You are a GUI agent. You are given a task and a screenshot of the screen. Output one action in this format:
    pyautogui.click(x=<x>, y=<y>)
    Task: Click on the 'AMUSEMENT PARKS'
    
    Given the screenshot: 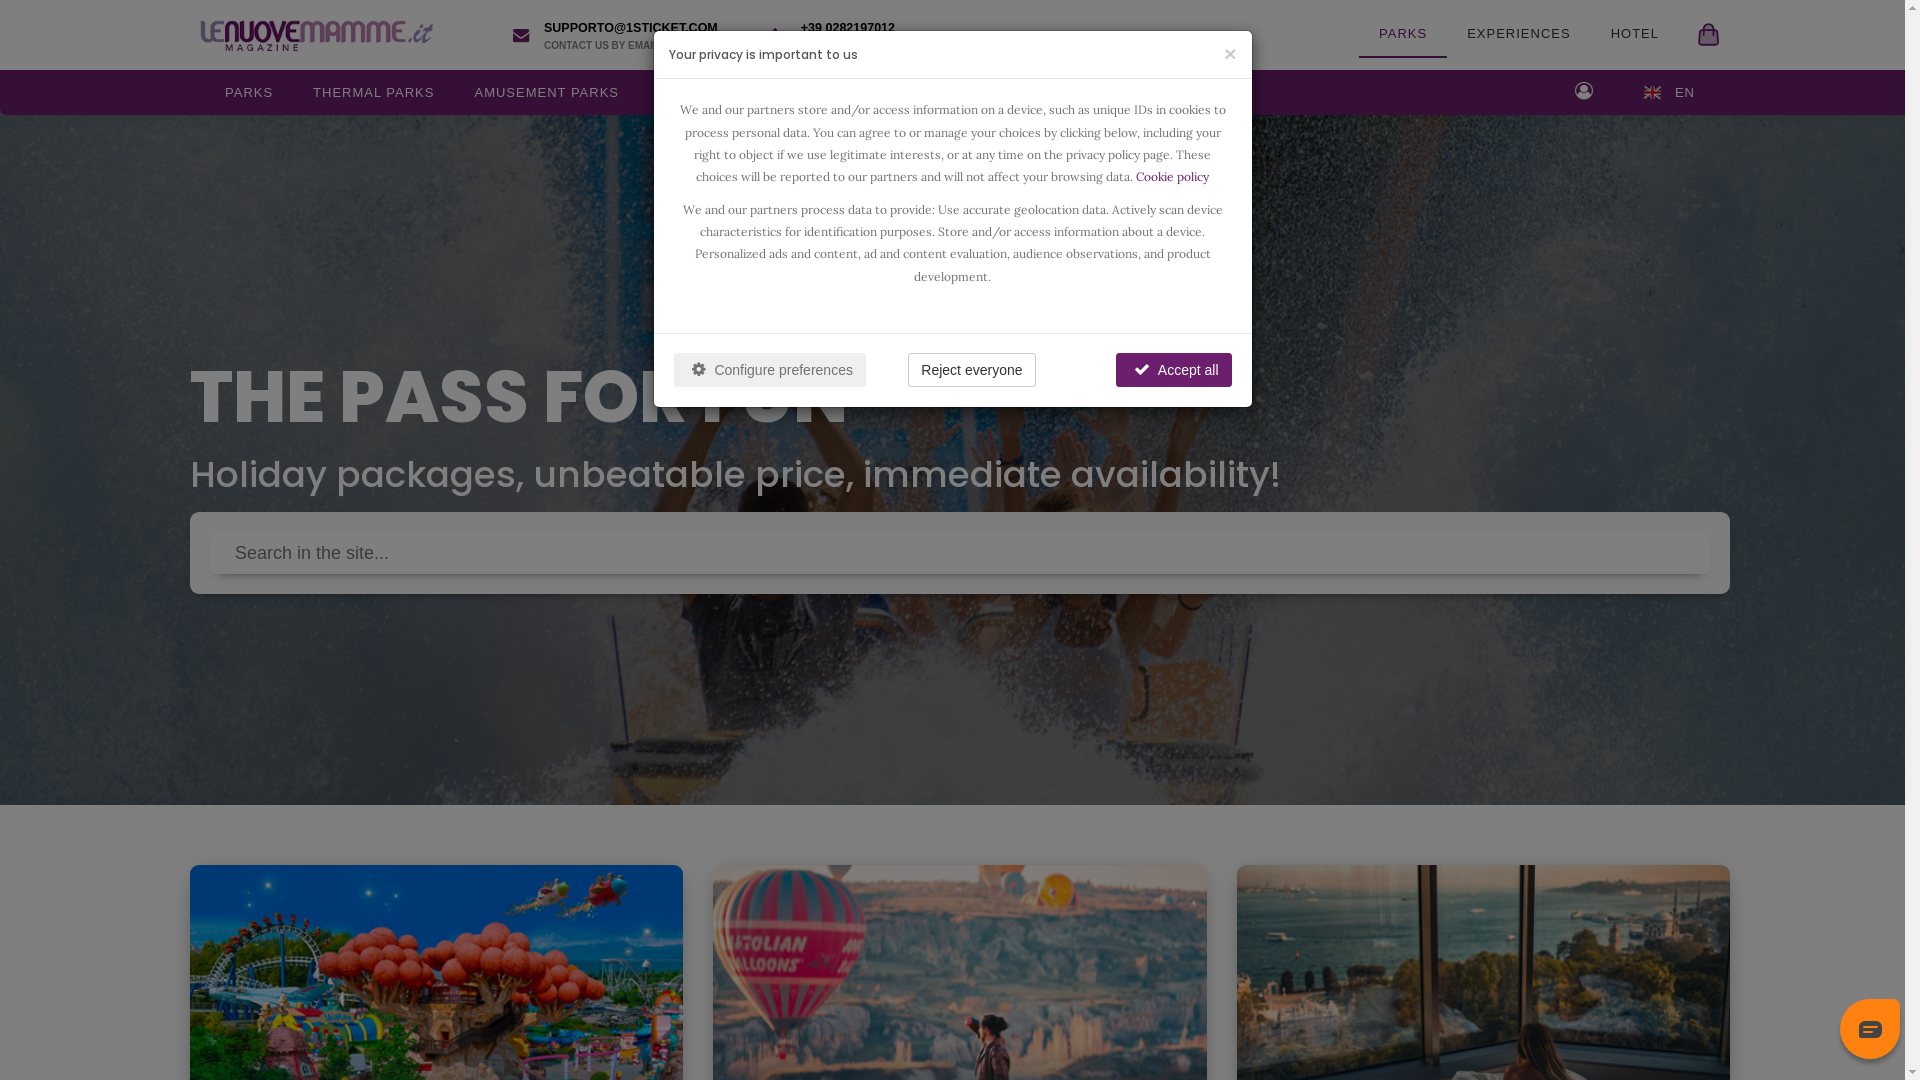 What is the action you would take?
    pyautogui.click(x=546, y=92)
    